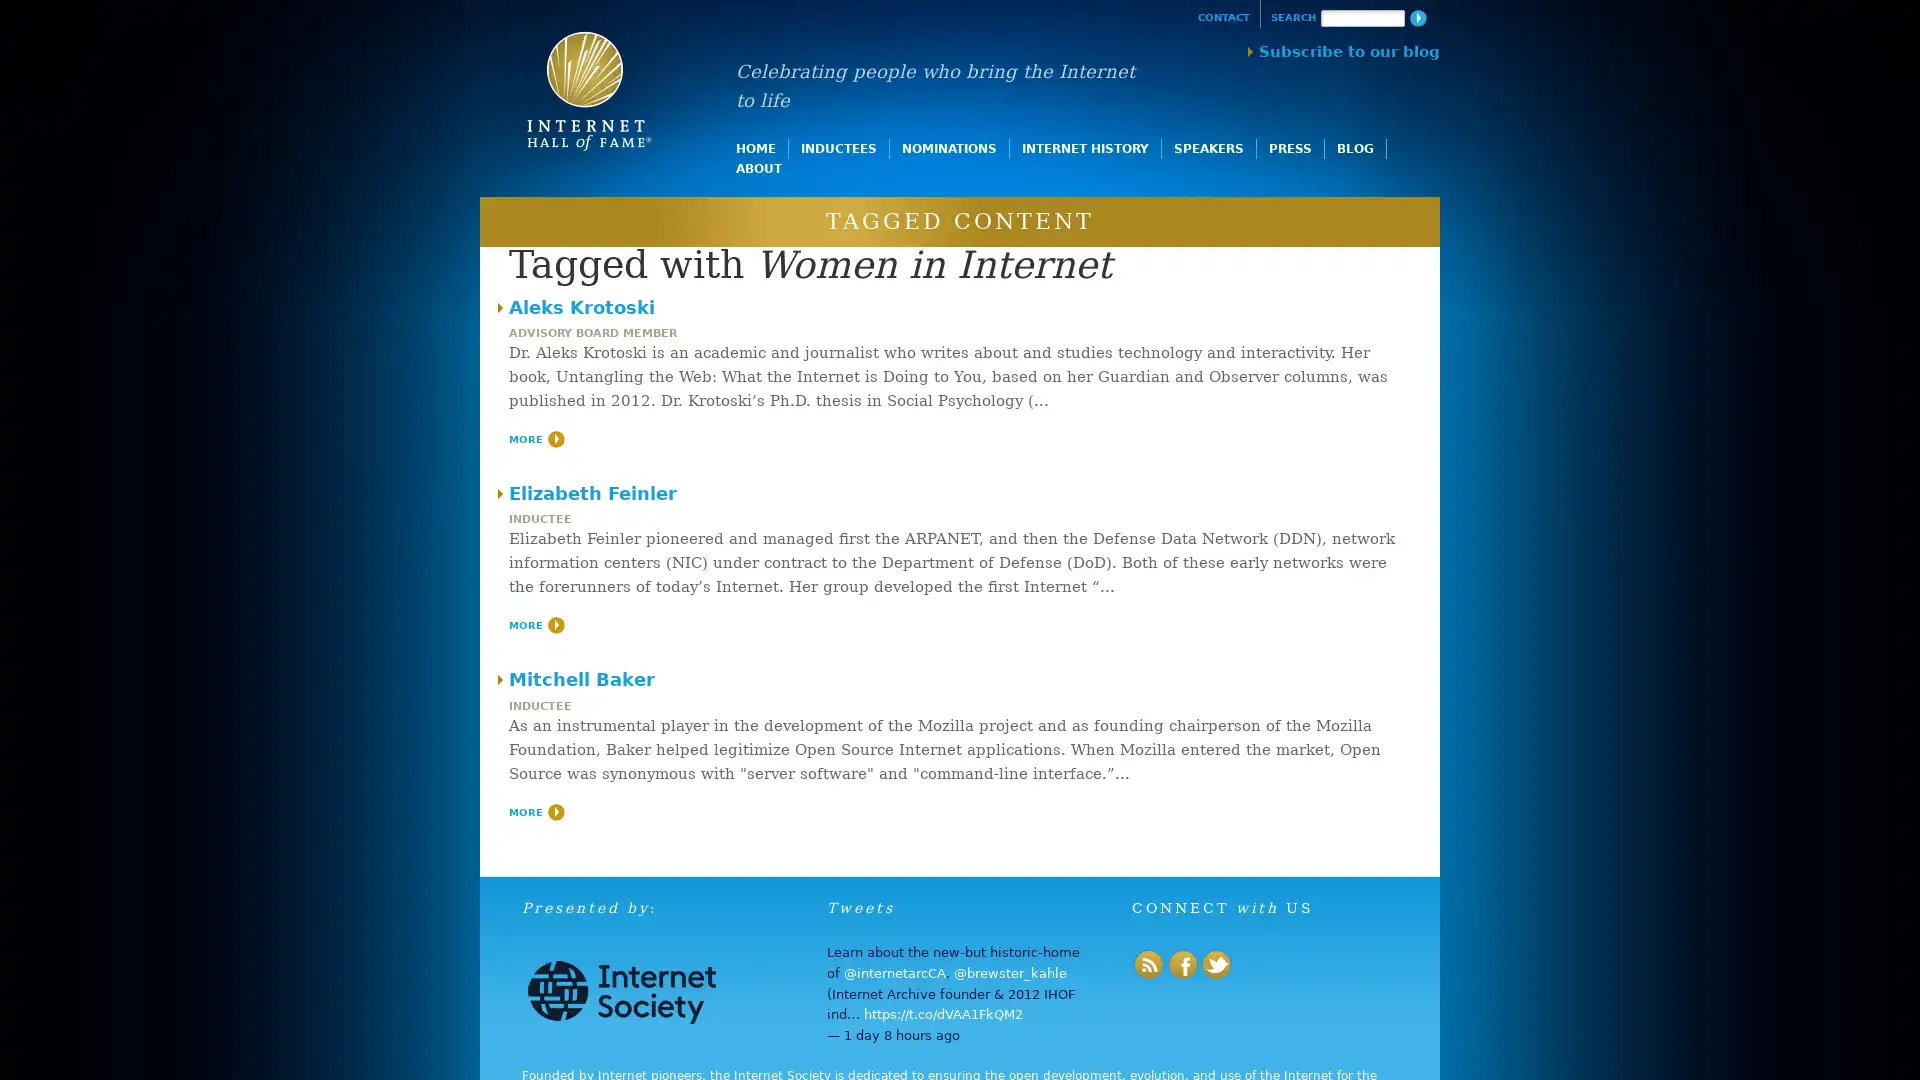 The height and width of the screenshot is (1080, 1920). What do you see at coordinates (1416, 18) in the screenshot?
I see `Search` at bounding box center [1416, 18].